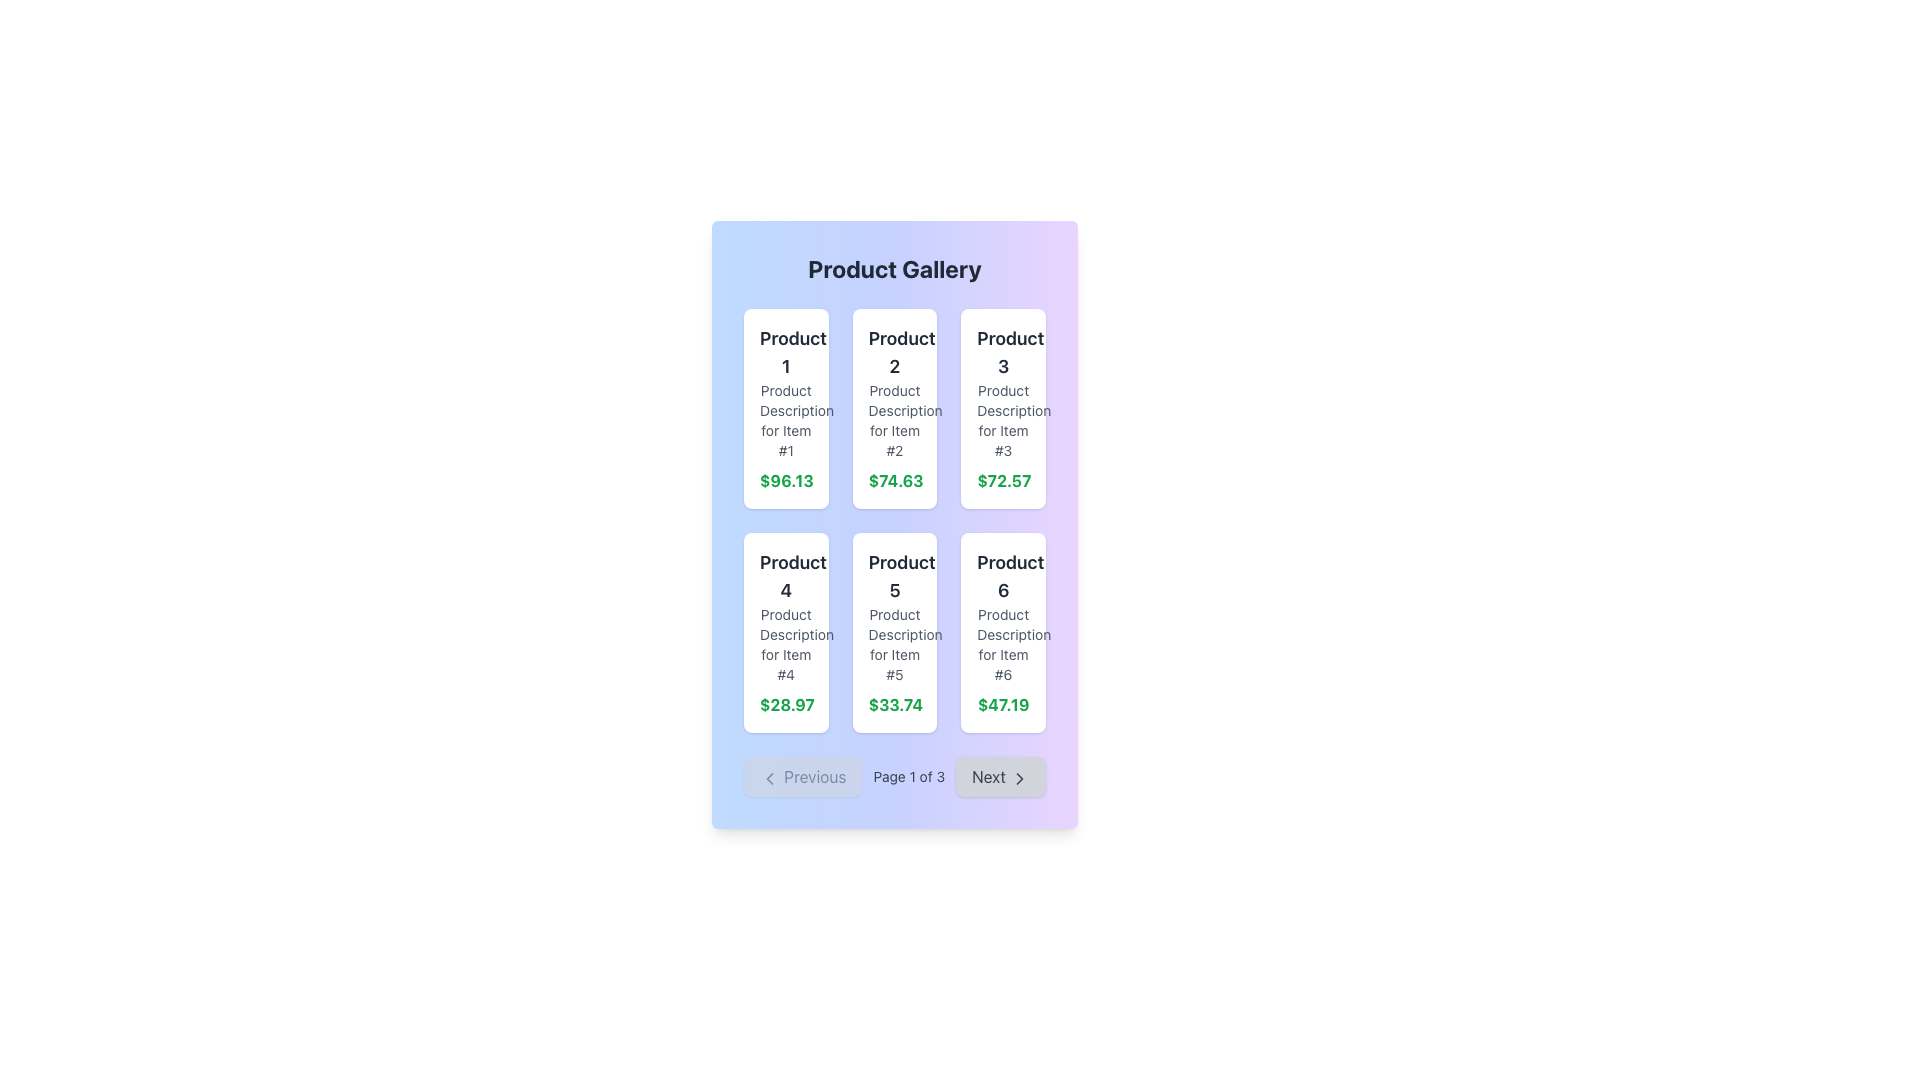  Describe the element at coordinates (893, 644) in the screenshot. I see `the text label displaying 'Product Description for Item #5' located in the product card labeled 'Product 5' in the second row and third column of the product grid` at that location.